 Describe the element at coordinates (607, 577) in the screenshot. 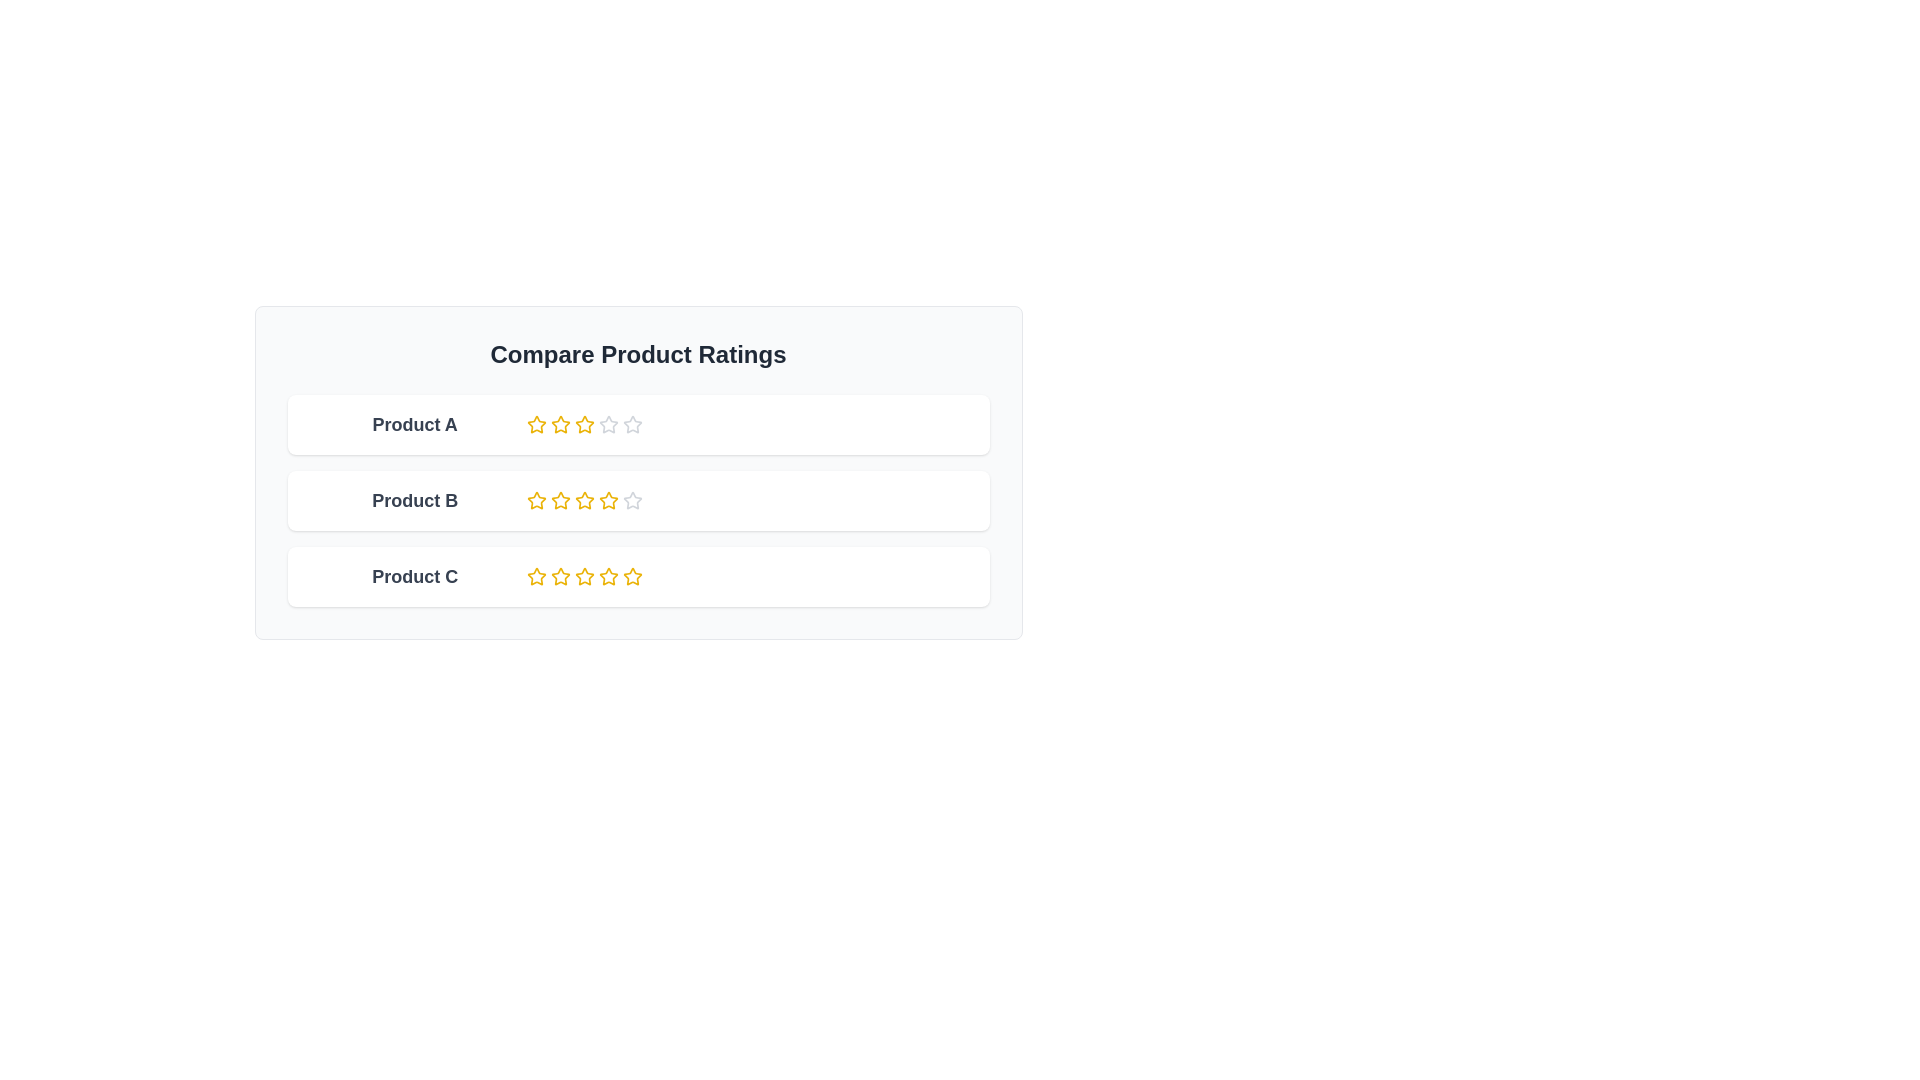

I see `the fourth star icon in the rating system for 'Product C'` at that location.